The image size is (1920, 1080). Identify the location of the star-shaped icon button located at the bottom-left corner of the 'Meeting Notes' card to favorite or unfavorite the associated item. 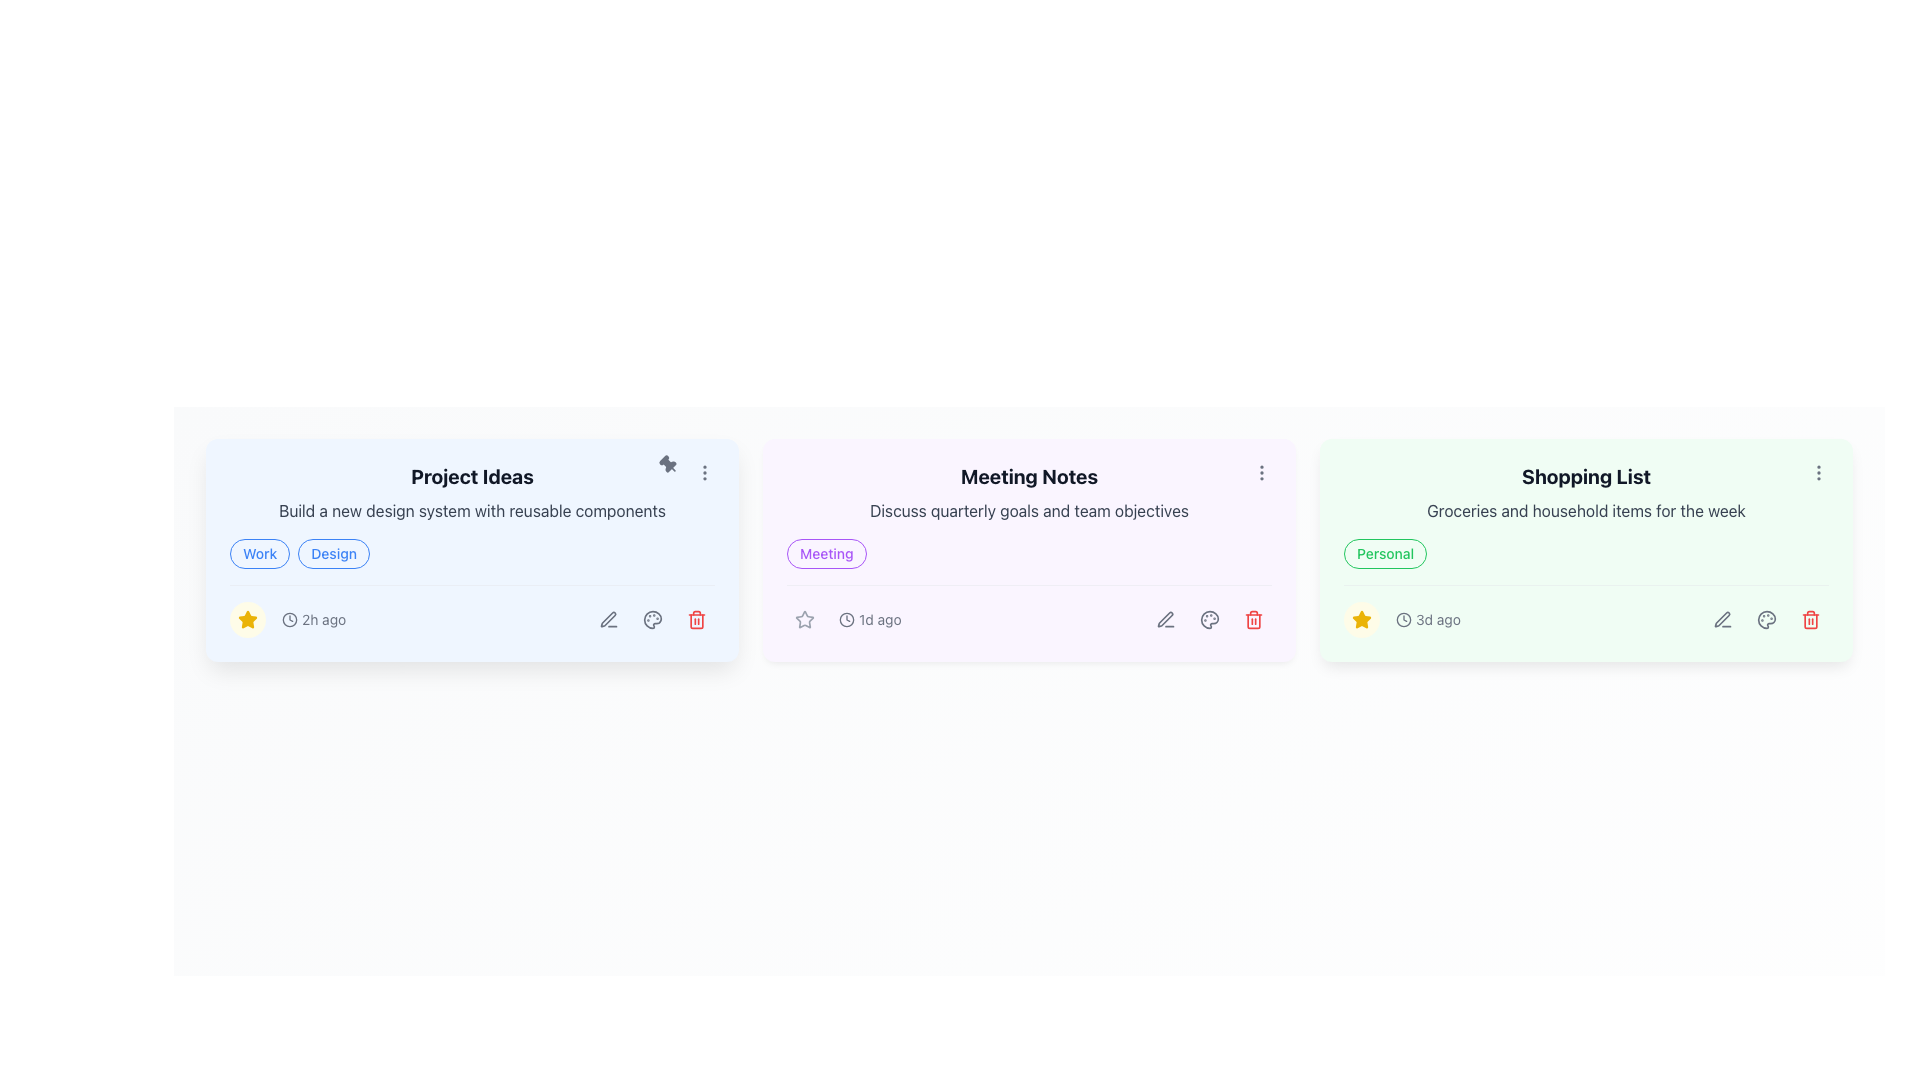
(805, 619).